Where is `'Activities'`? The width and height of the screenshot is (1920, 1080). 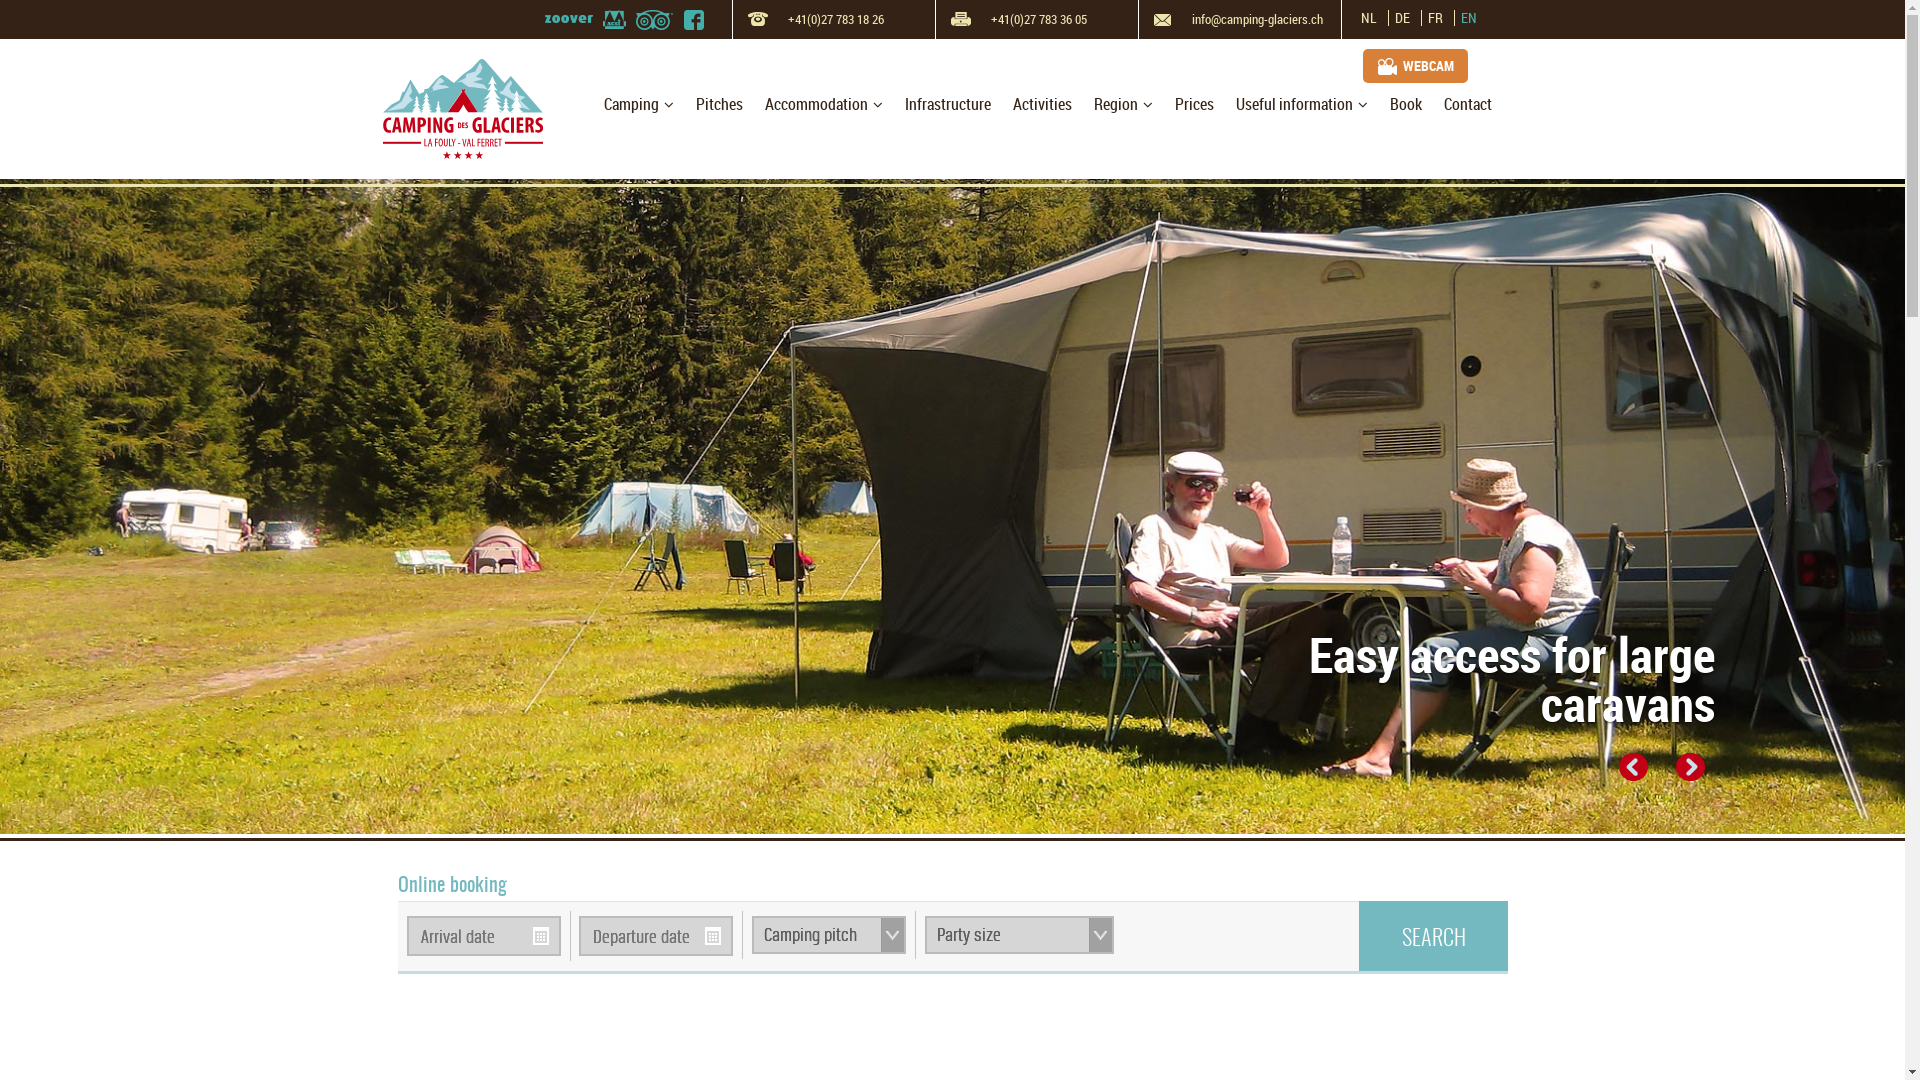
'Activities' is located at coordinates (1041, 104).